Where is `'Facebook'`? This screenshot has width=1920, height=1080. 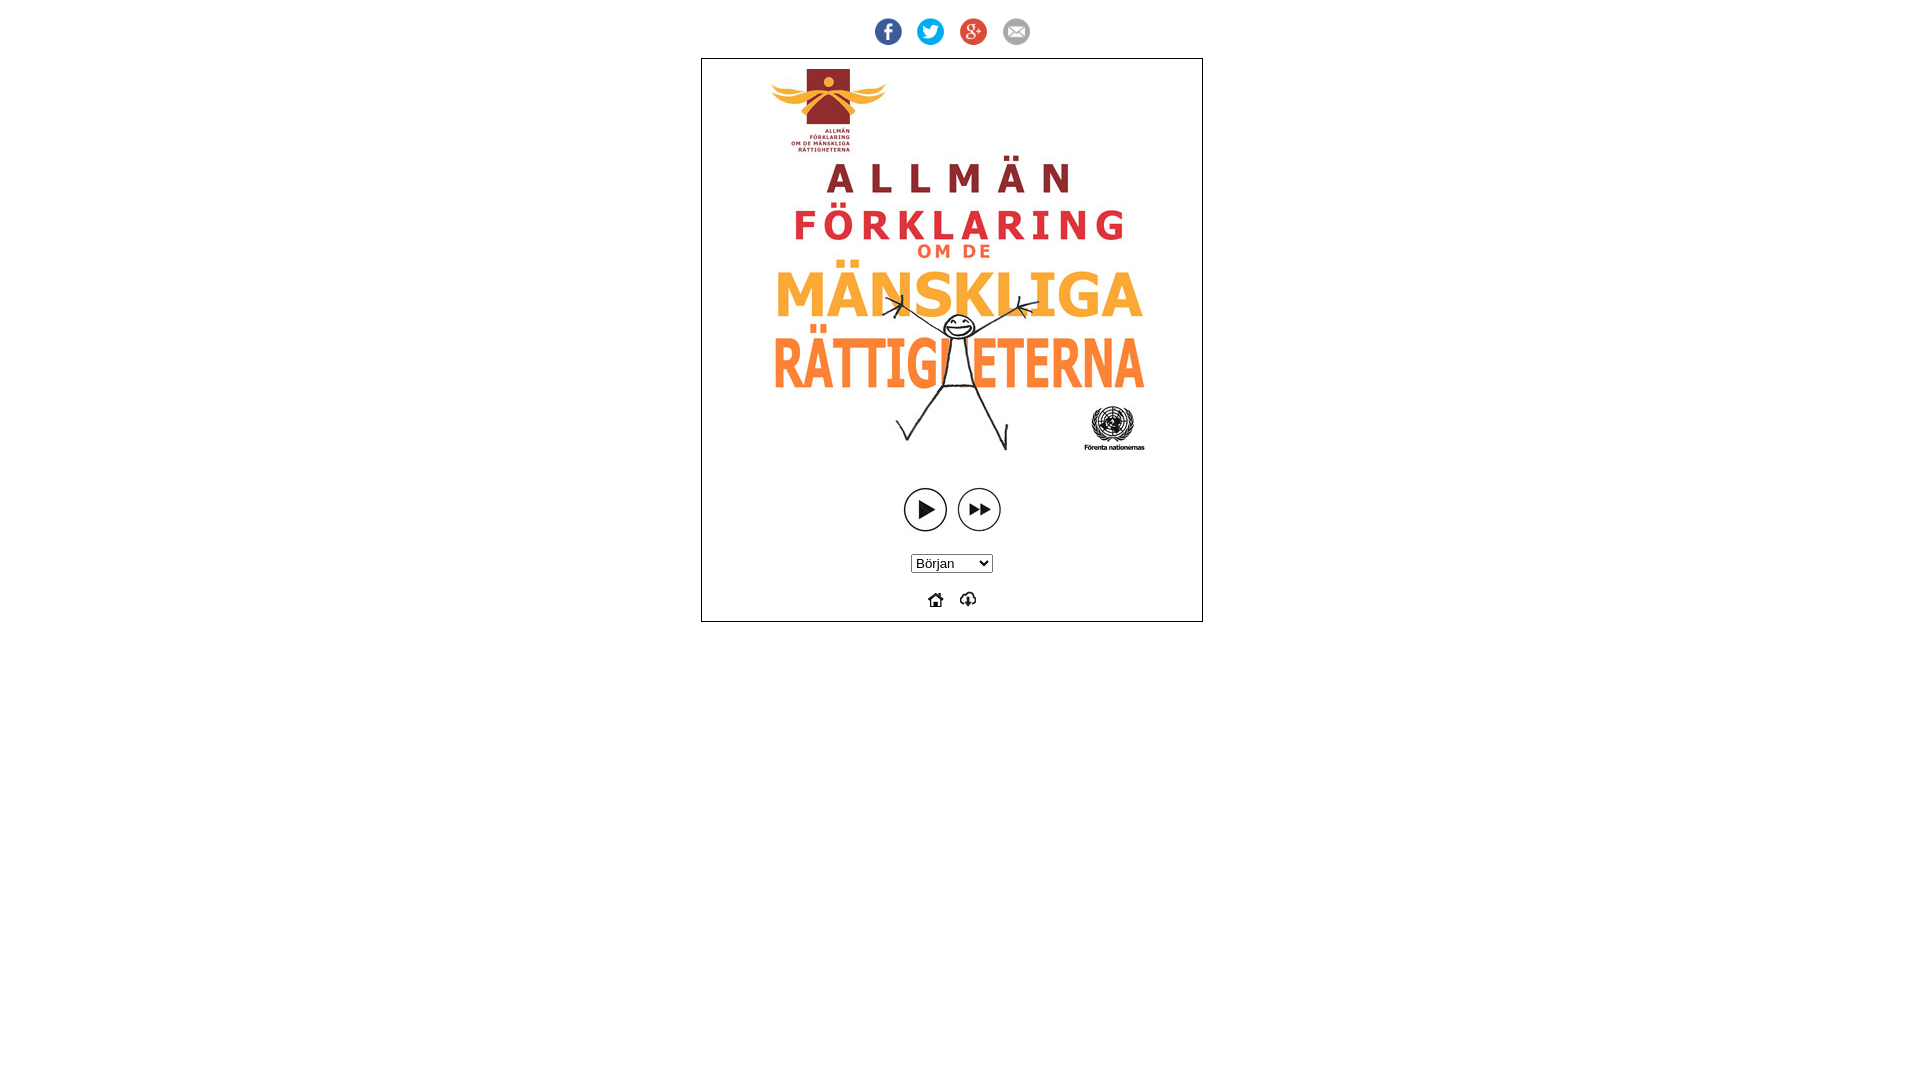 'Facebook' is located at coordinates (886, 32).